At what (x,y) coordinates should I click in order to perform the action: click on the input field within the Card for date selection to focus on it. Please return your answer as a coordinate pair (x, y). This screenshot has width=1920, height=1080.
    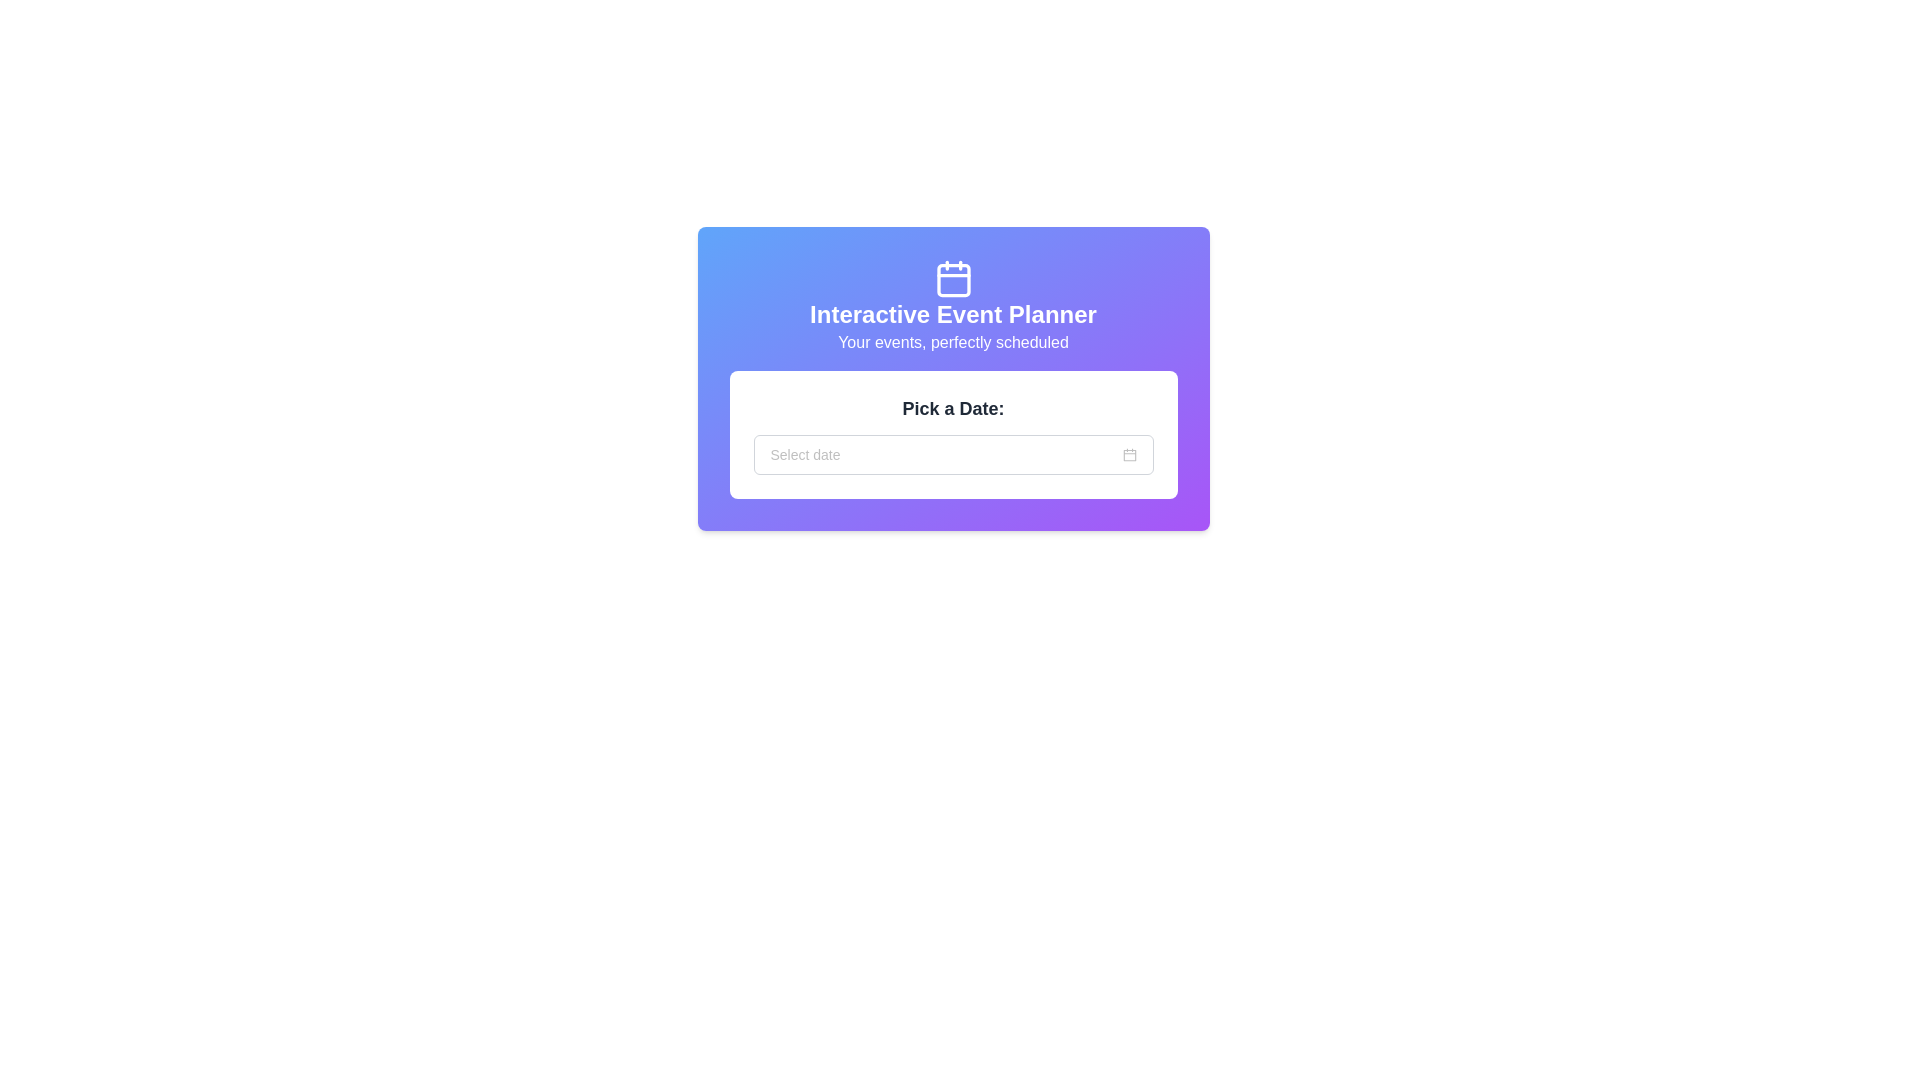
    Looking at the image, I should click on (952, 434).